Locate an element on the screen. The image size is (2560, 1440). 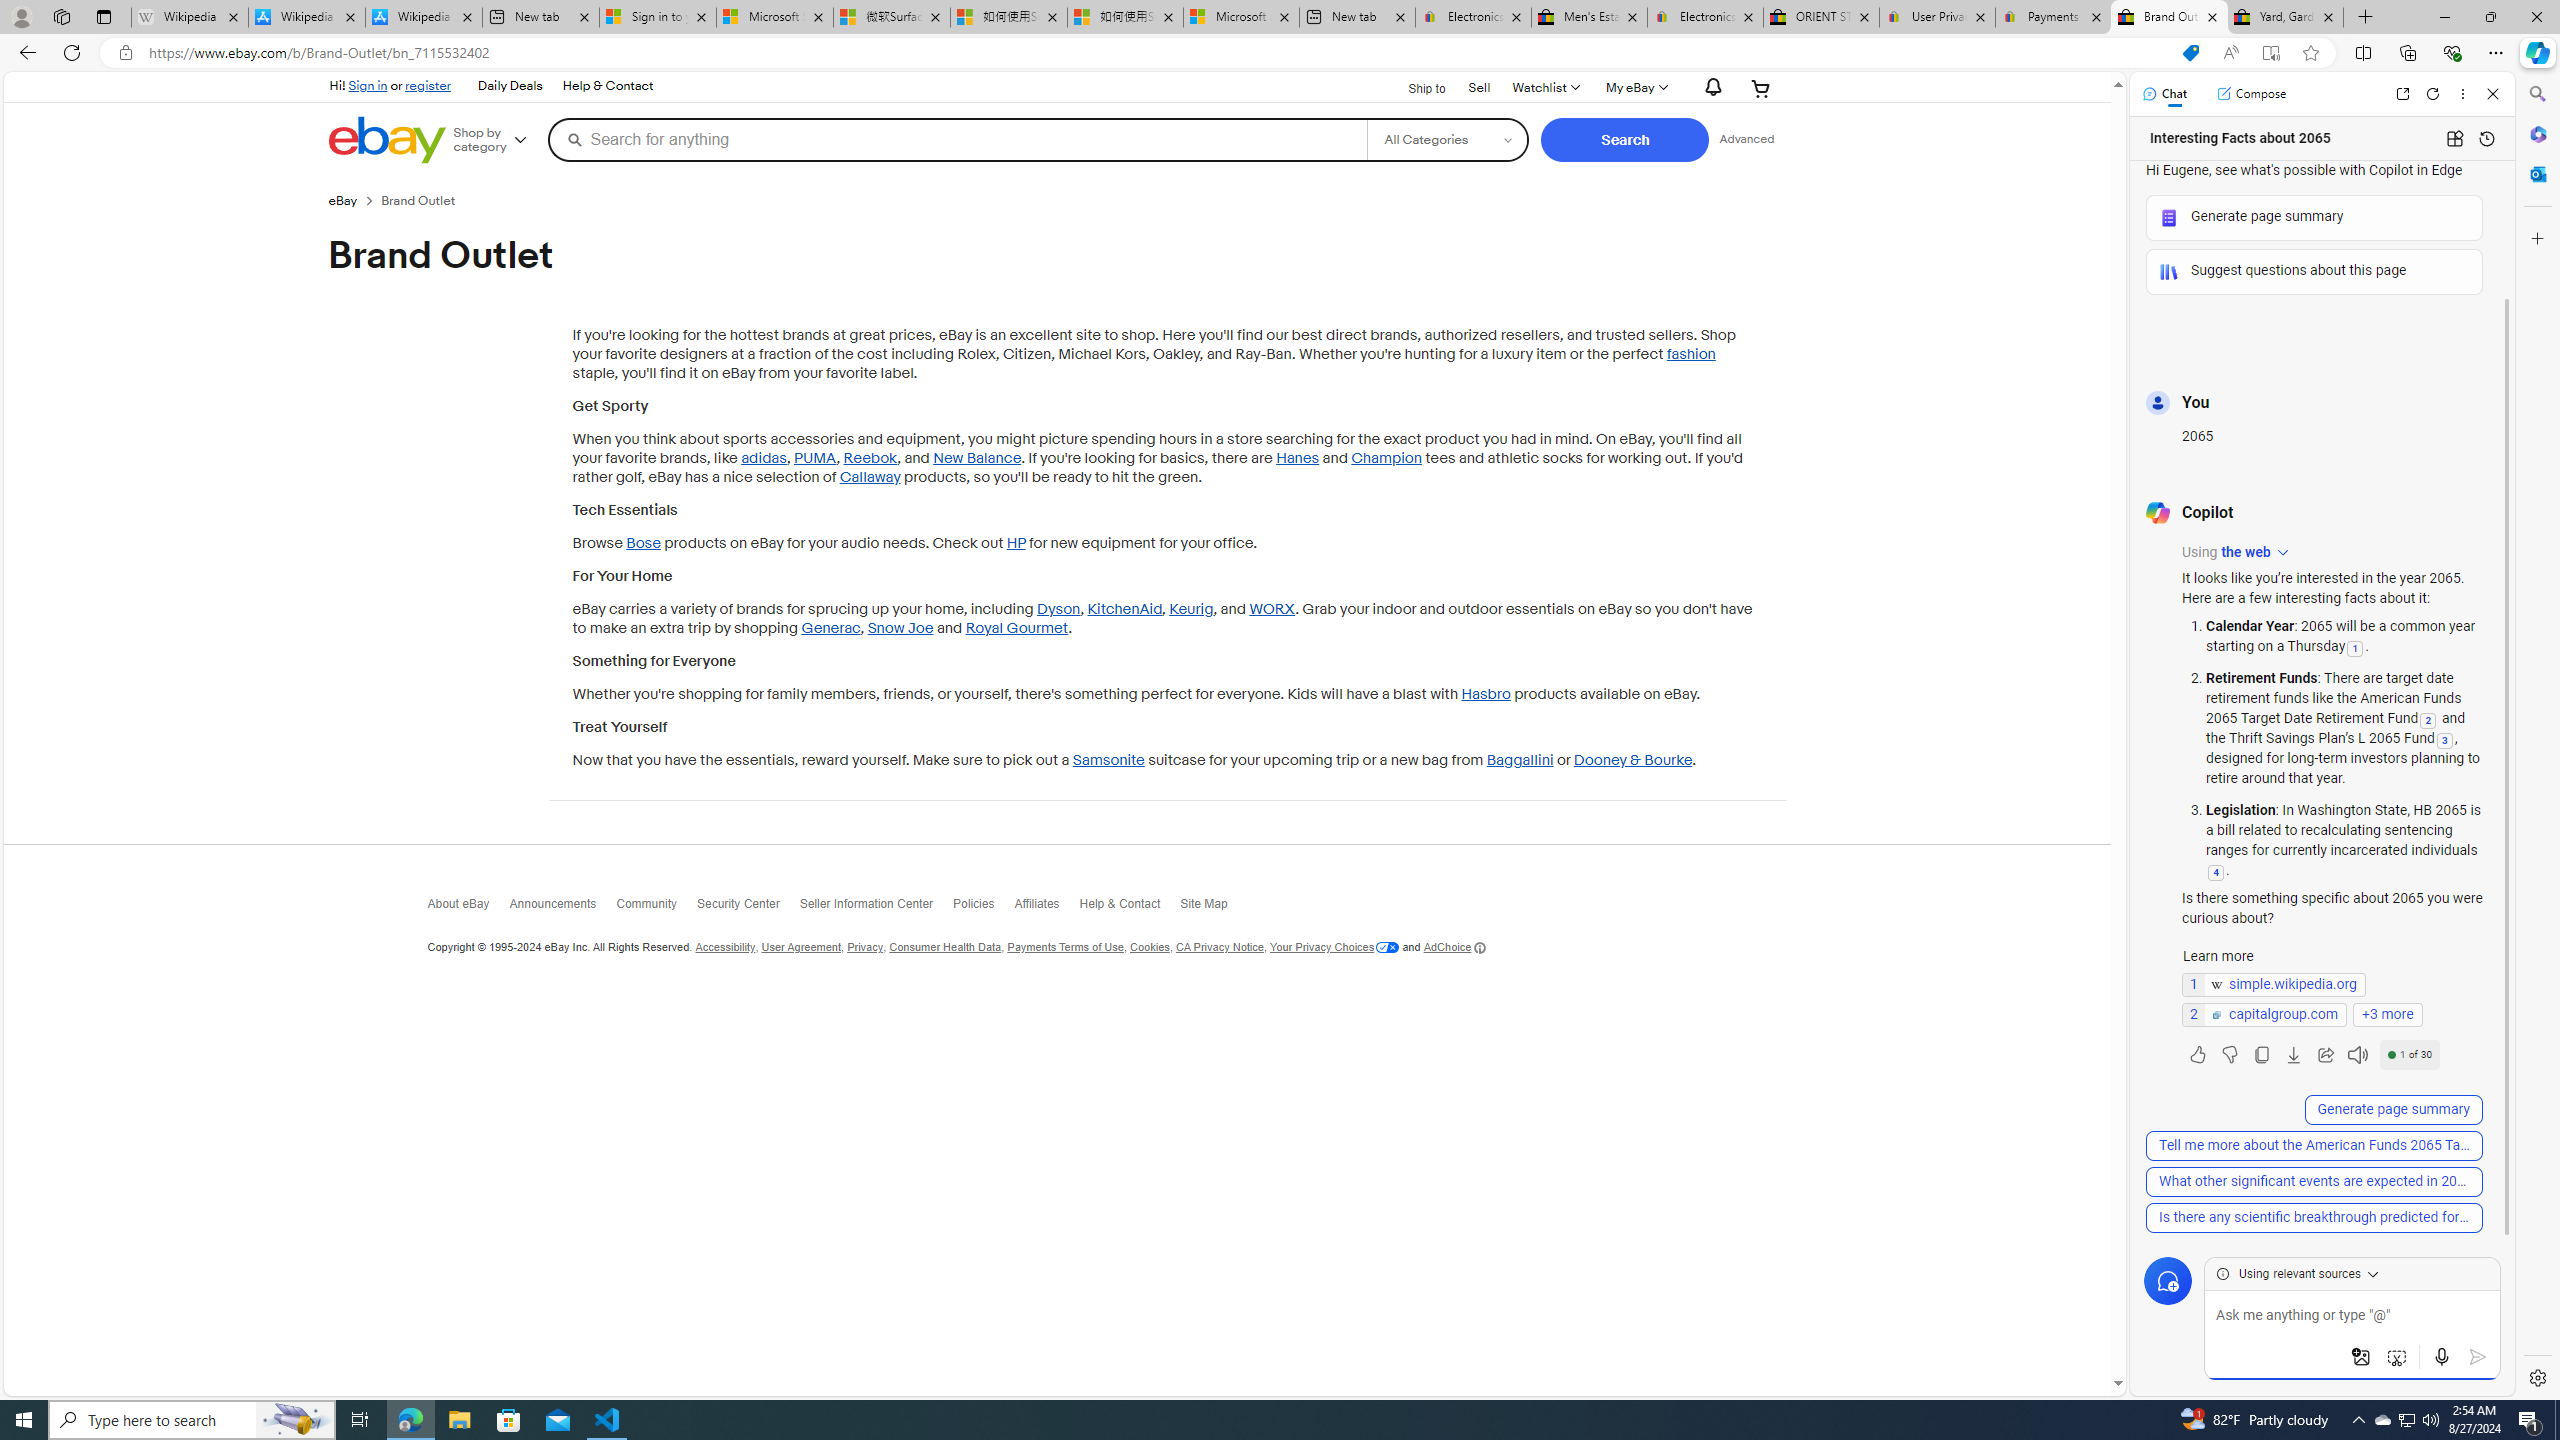
'eBay' is located at coordinates (342, 199).